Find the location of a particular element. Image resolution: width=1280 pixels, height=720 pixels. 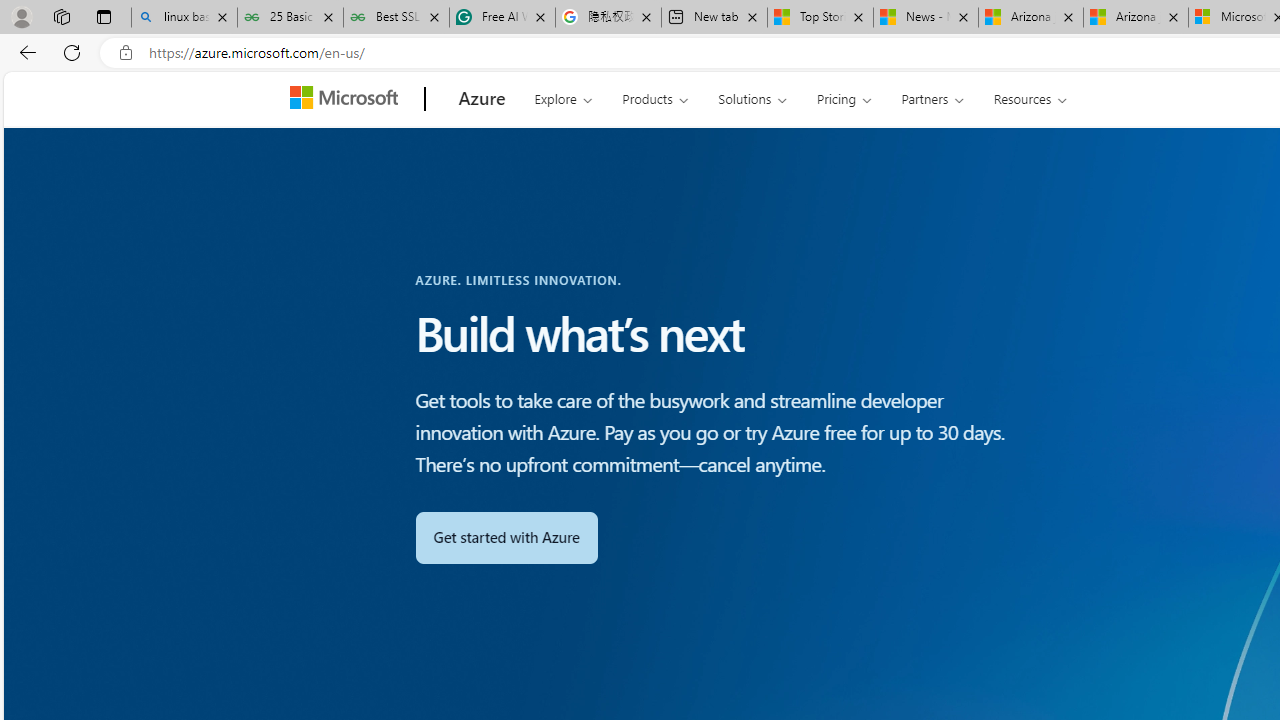

'Azure' is located at coordinates (481, 99).